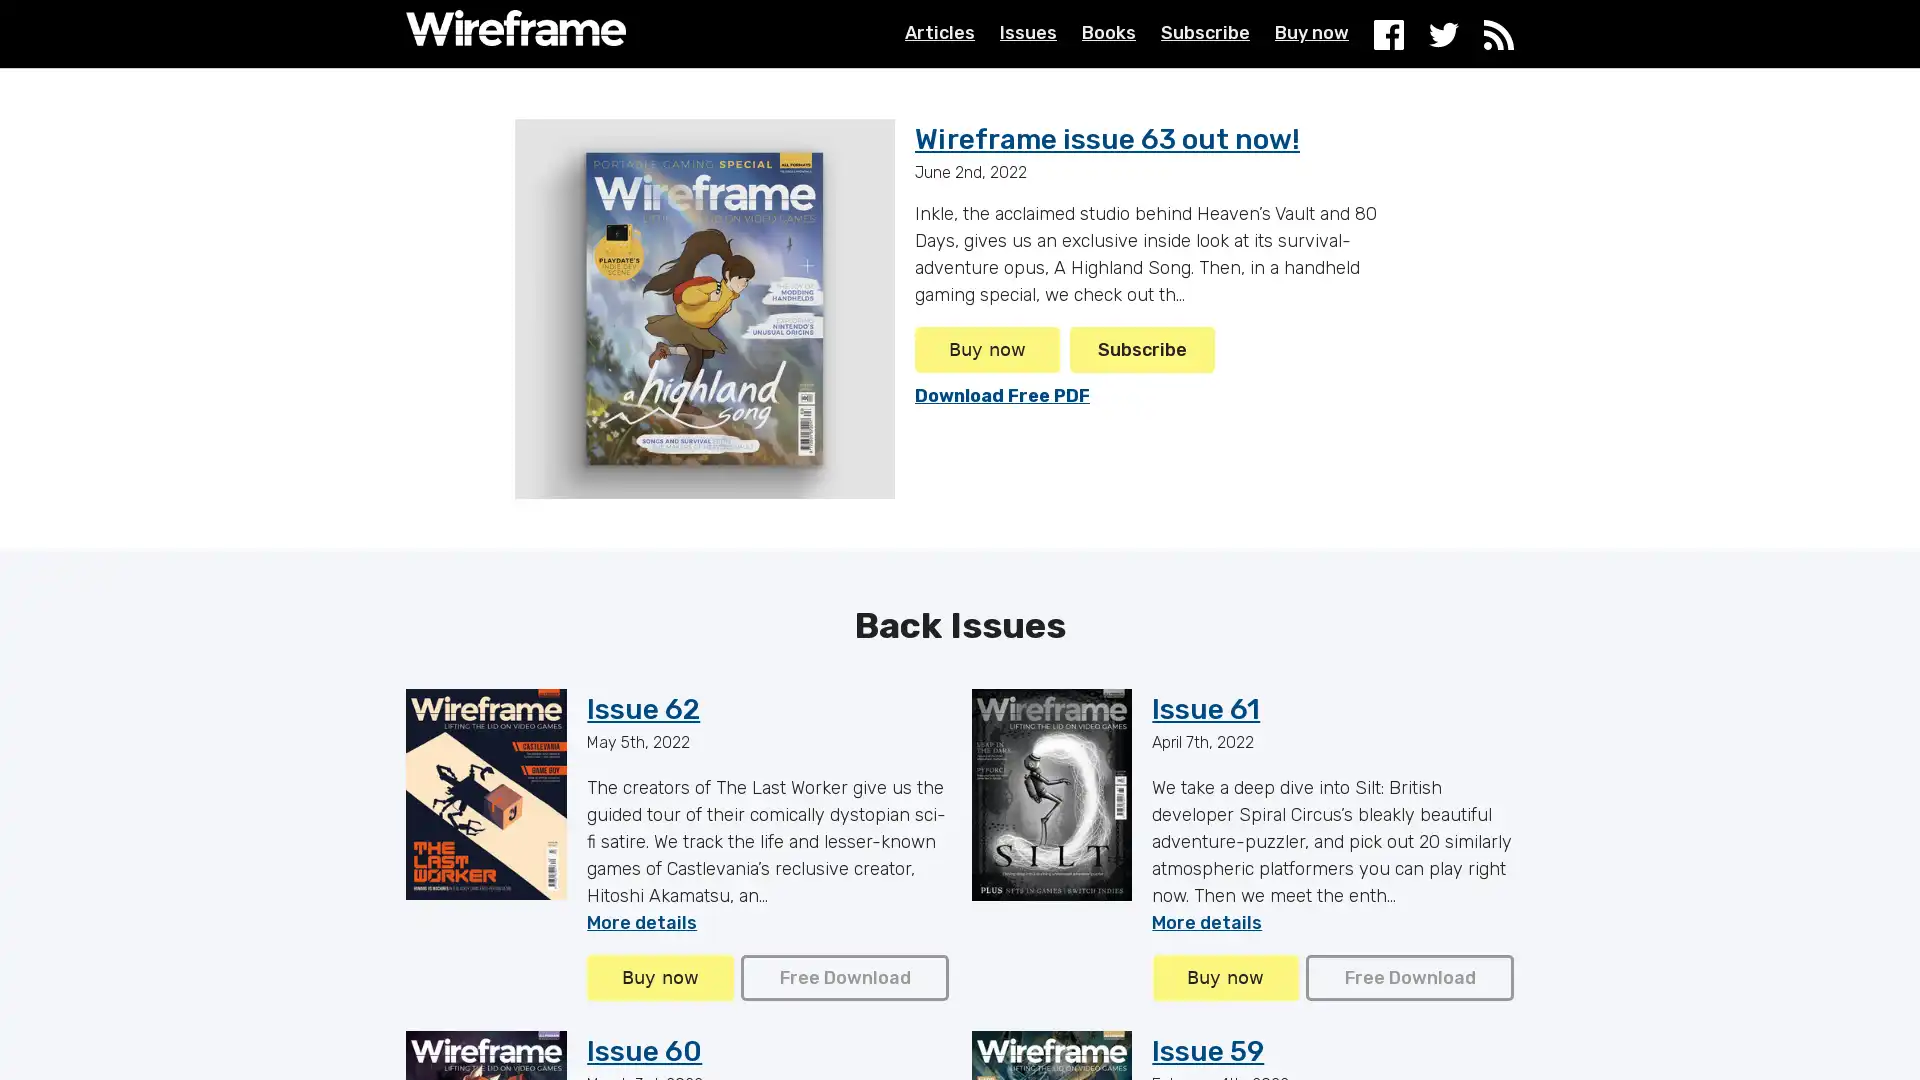  What do you see at coordinates (987, 349) in the screenshot?
I see `Buy now` at bounding box center [987, 349].